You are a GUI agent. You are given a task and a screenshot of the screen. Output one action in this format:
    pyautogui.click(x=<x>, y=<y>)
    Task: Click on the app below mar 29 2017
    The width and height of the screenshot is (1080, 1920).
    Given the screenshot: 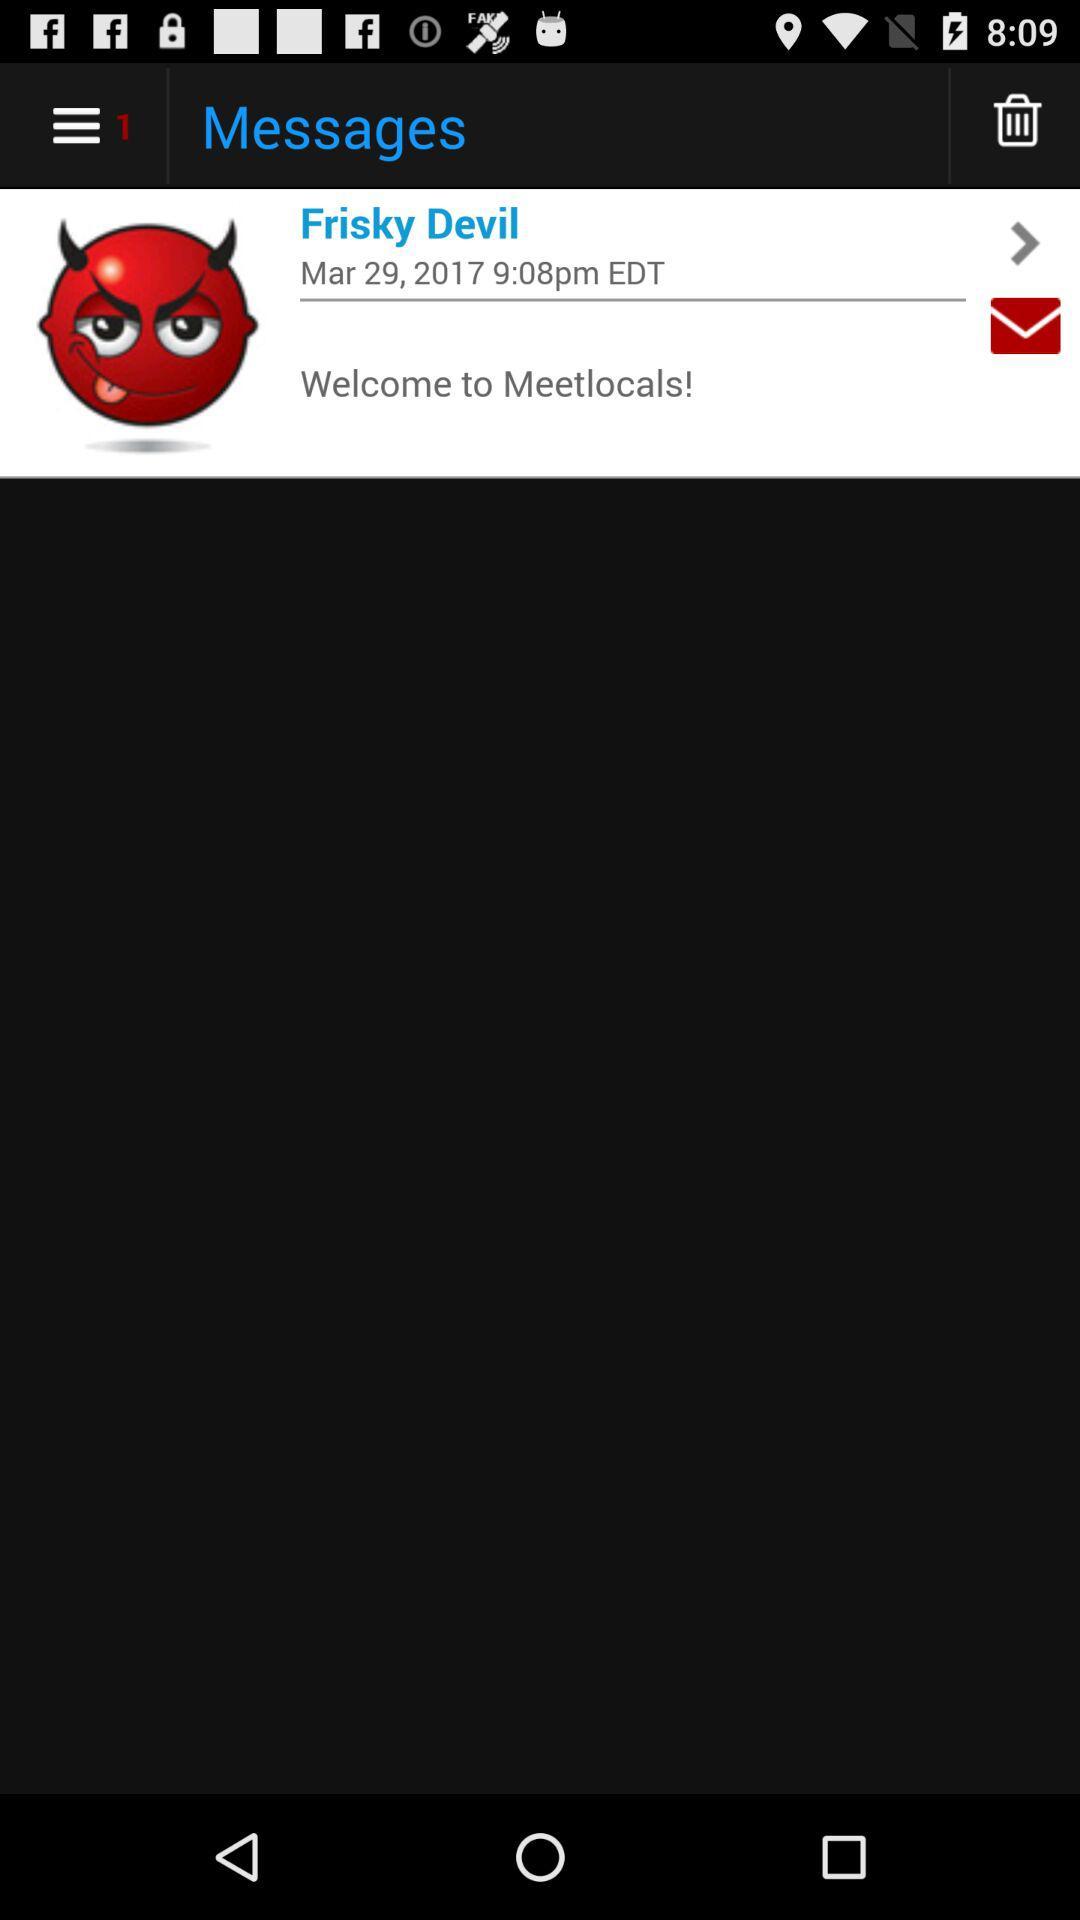 What is the action you would take?
    pyautogui.click(x=632, y=298)
    